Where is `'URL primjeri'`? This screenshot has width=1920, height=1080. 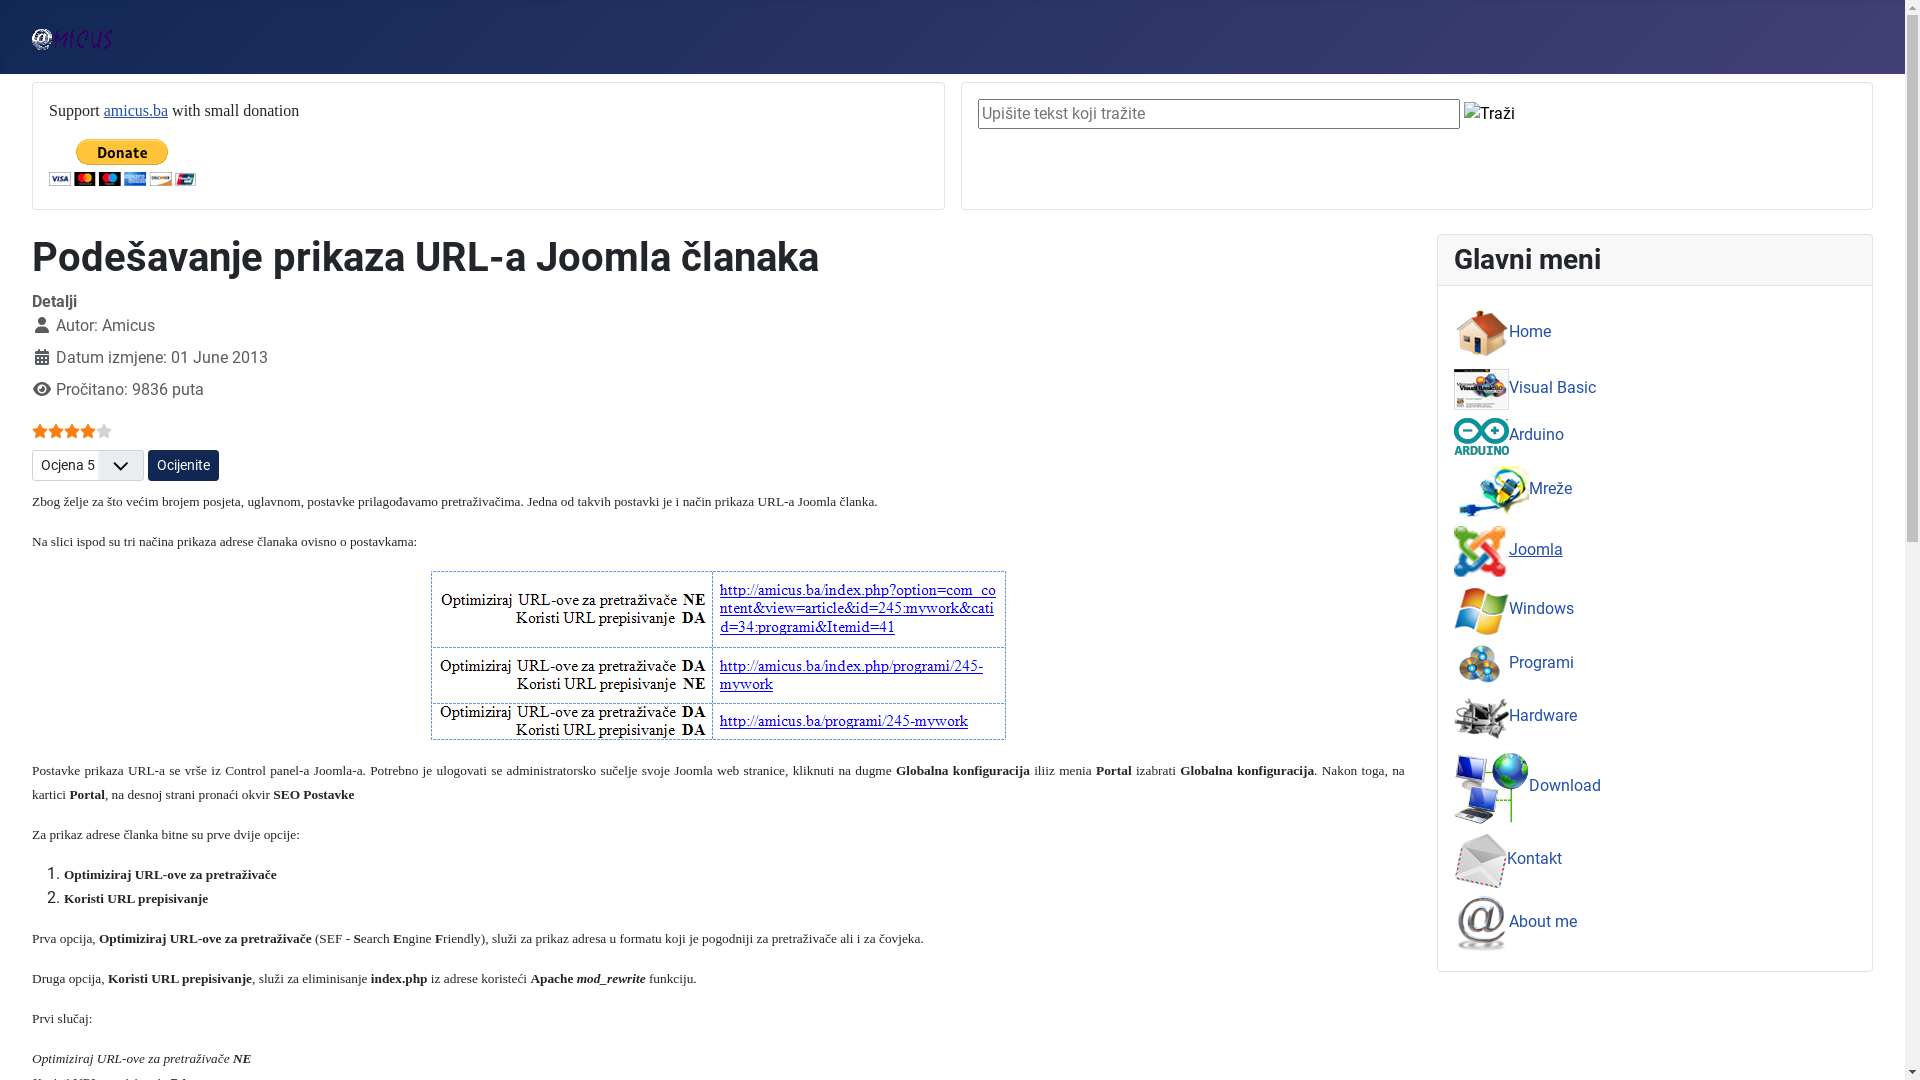
'URL primjeri' is located at coordinates (718, 655).